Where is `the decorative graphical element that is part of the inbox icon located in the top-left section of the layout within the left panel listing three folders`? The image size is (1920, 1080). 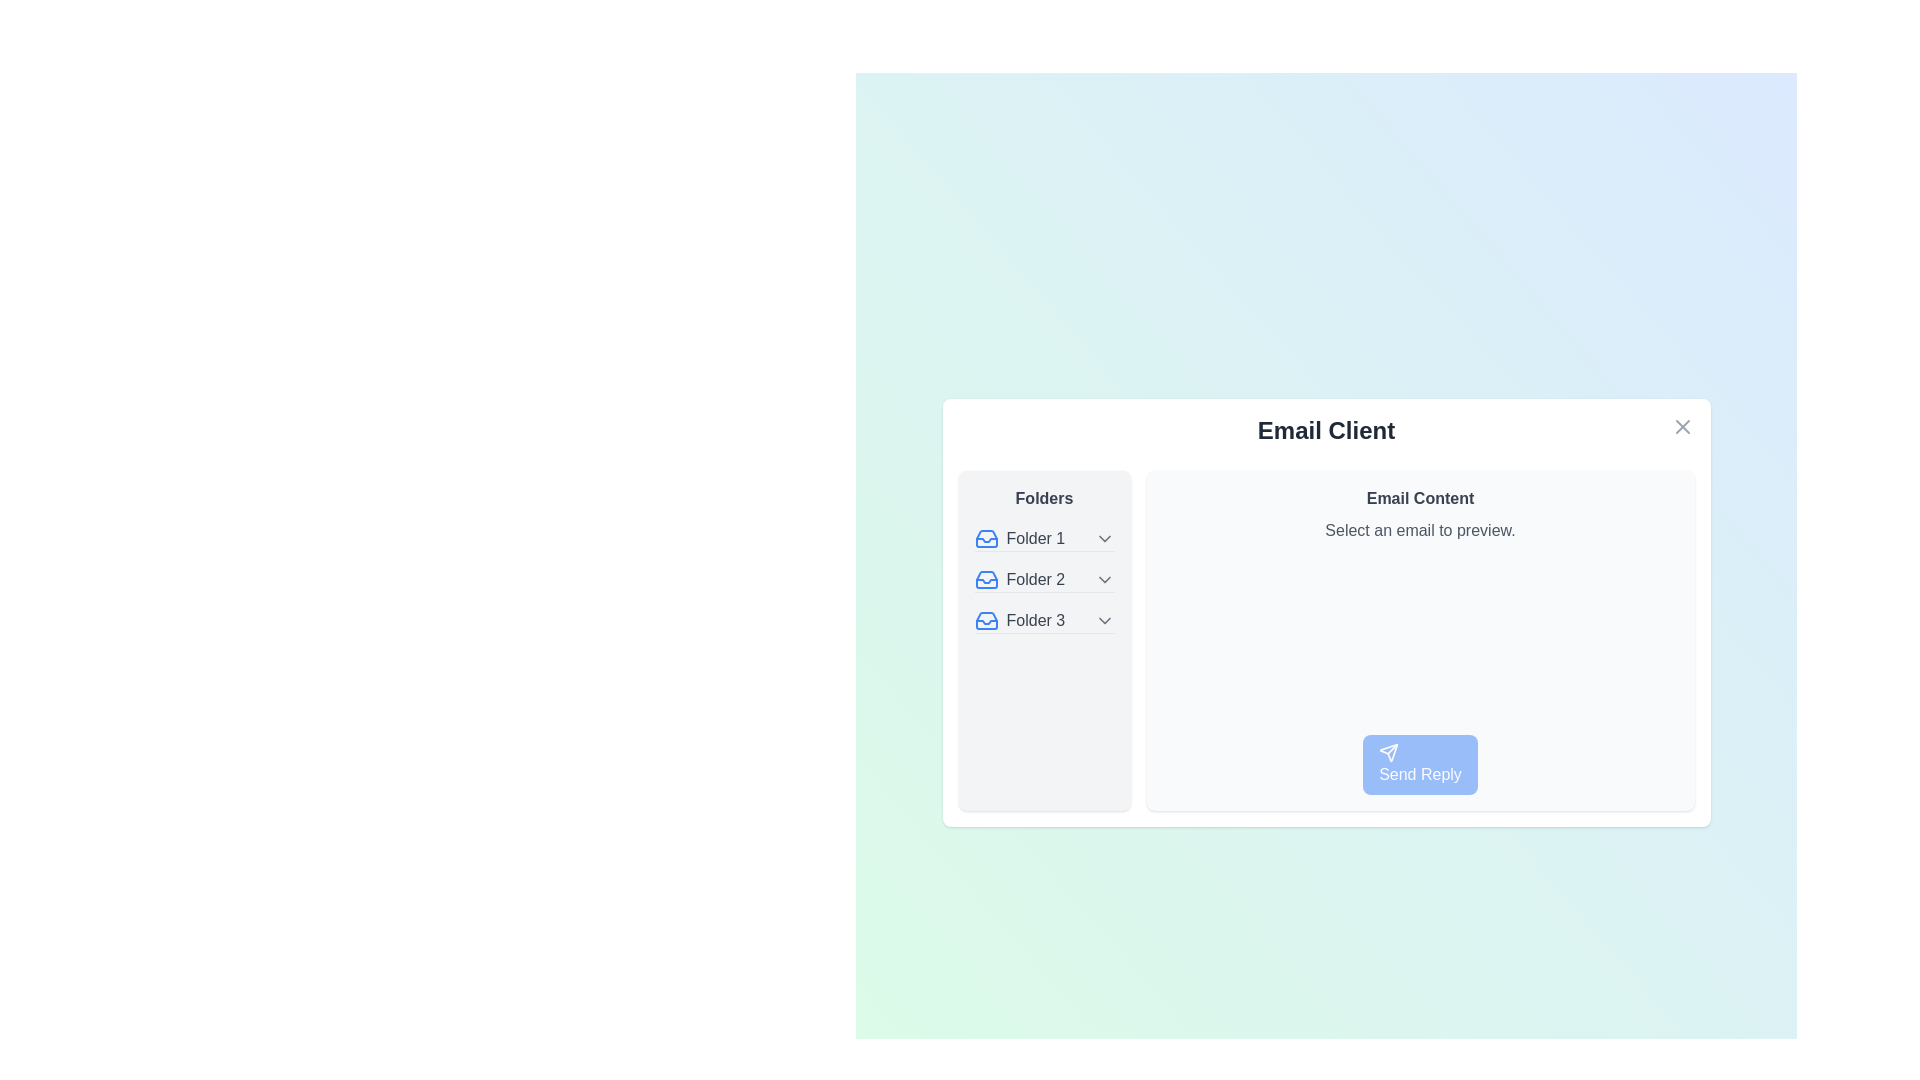
the decorative graphical element that is part of the inbox icon located in the top-left section of the layout within the left panel listing three folders is located at coordinates (986, 621).